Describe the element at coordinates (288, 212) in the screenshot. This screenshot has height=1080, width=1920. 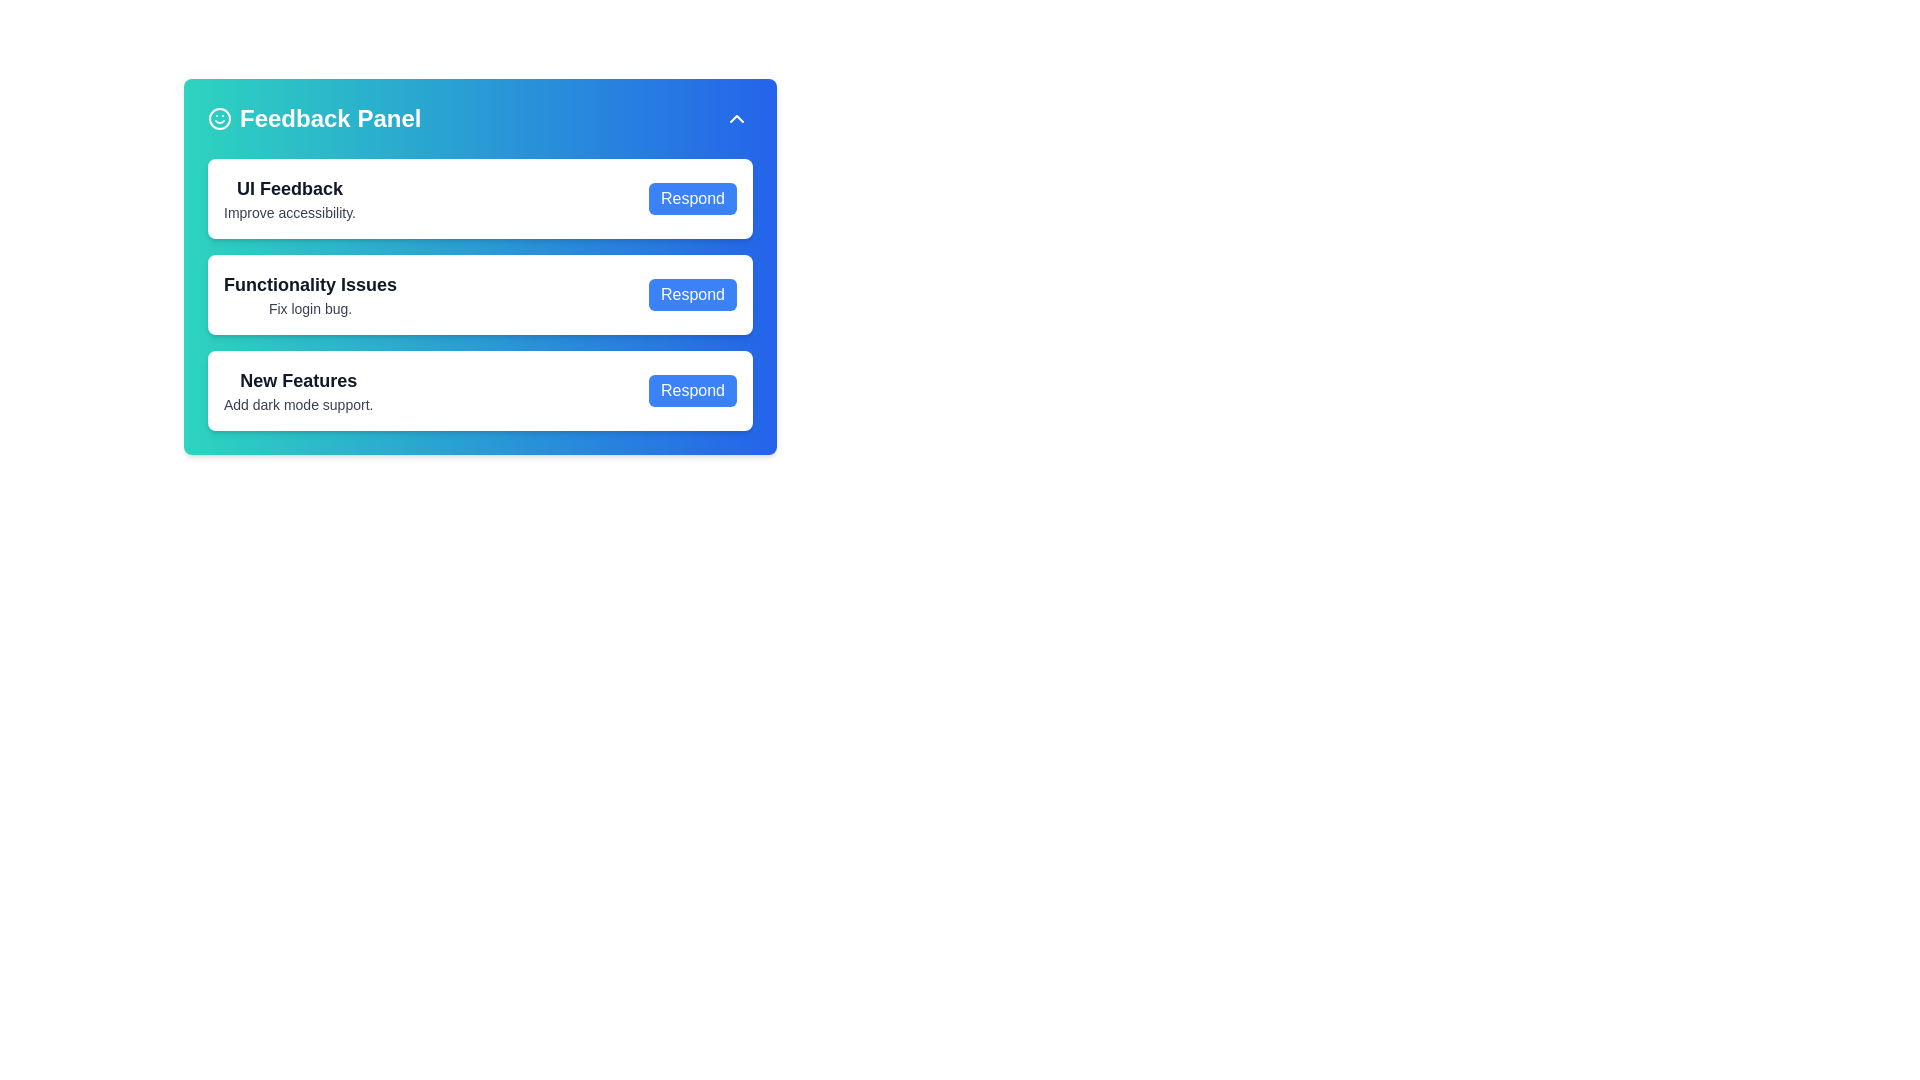
I see `text labeled 'Improve accessibility.' located under the 'UI Feedback' section in the feedback panel interface` at that location.